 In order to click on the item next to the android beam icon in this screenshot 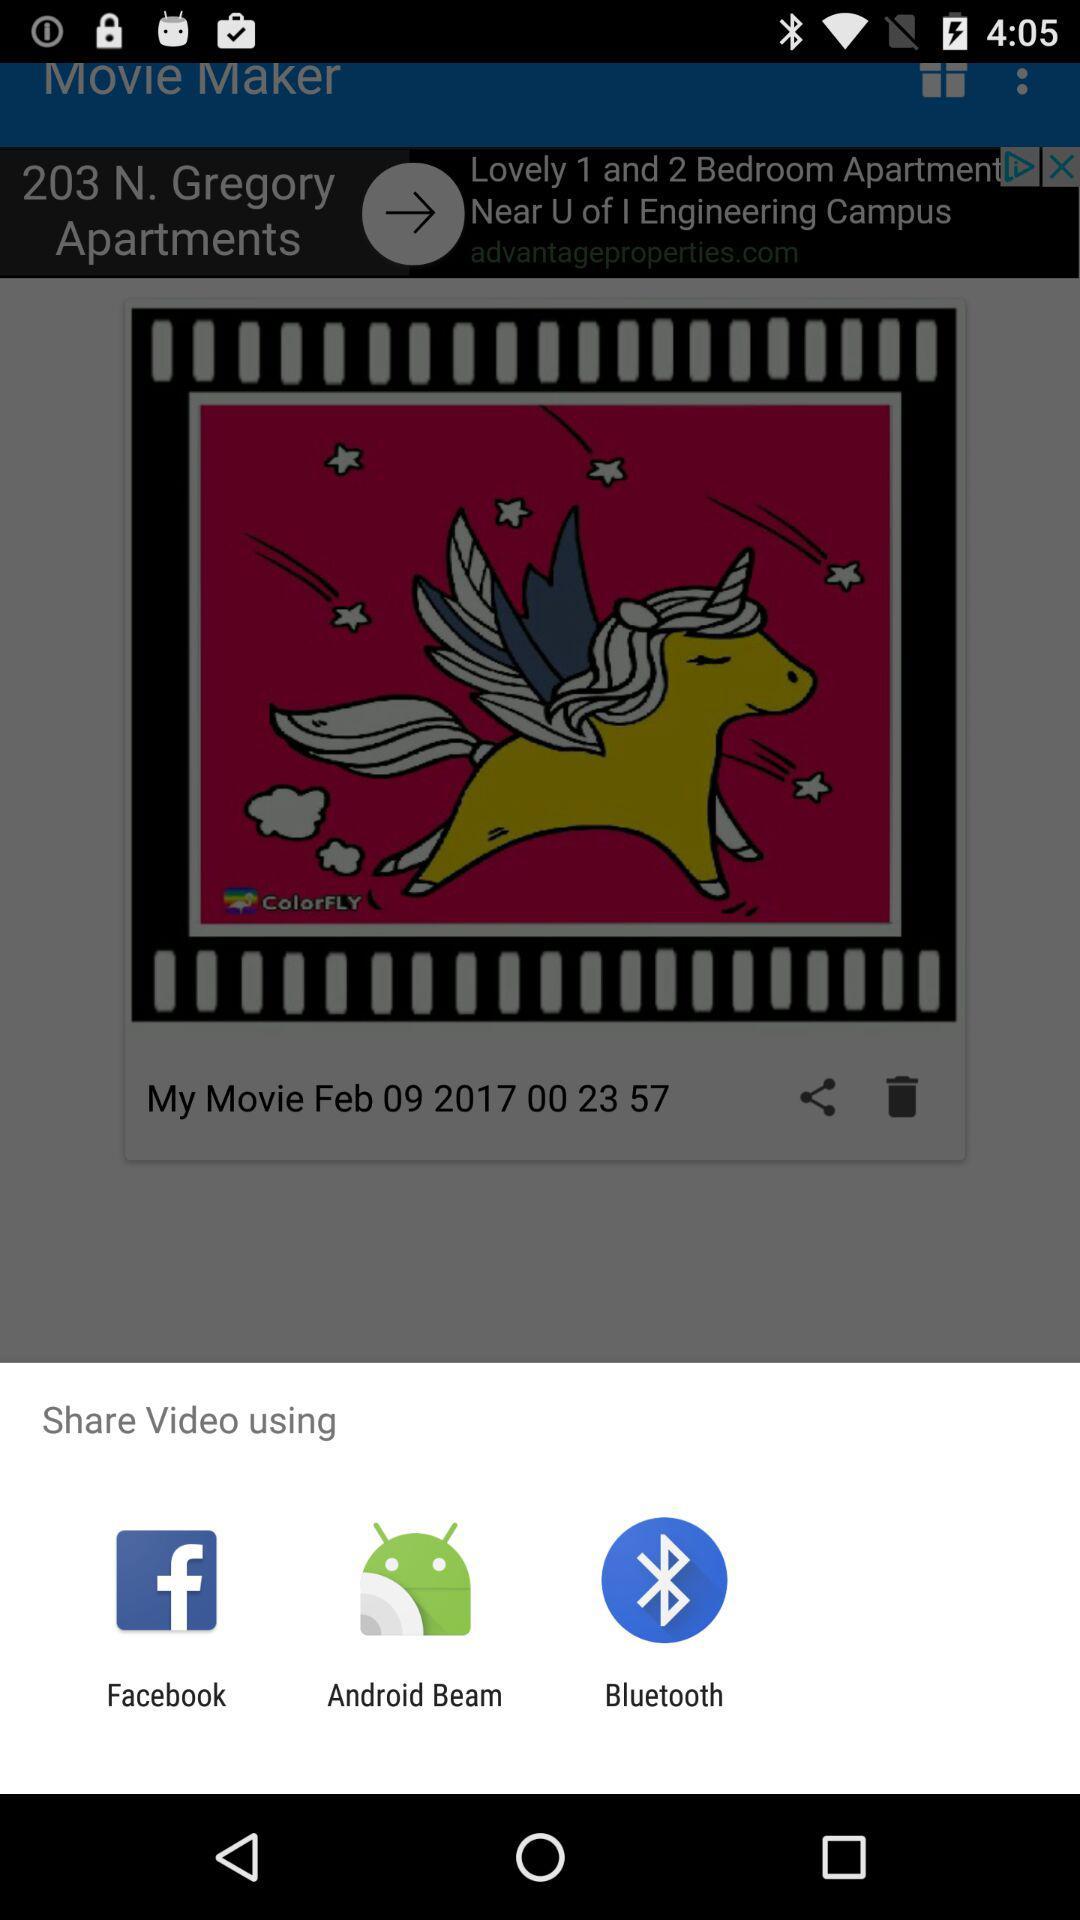, I will do `click(165, 1711)`.